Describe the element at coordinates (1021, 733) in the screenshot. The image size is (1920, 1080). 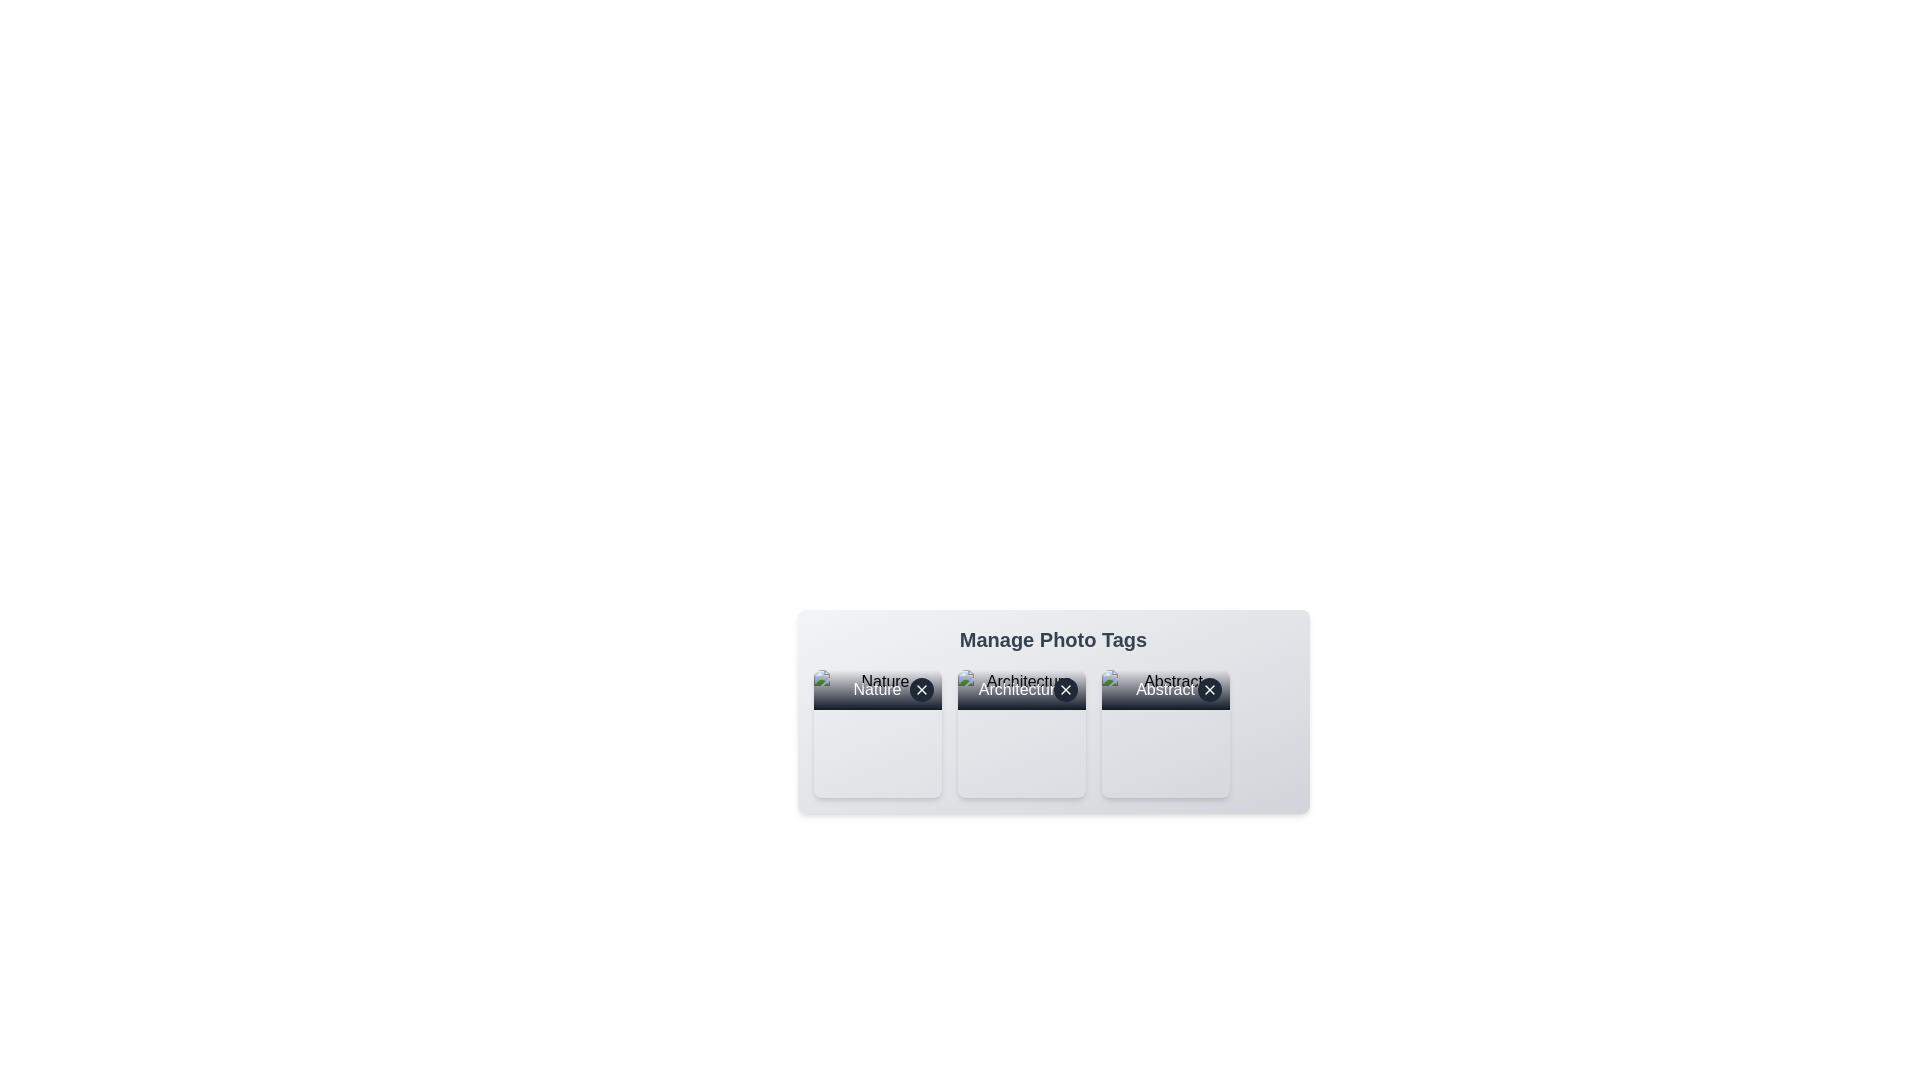
I see `the tag Architecture to view its associated images` at that location.